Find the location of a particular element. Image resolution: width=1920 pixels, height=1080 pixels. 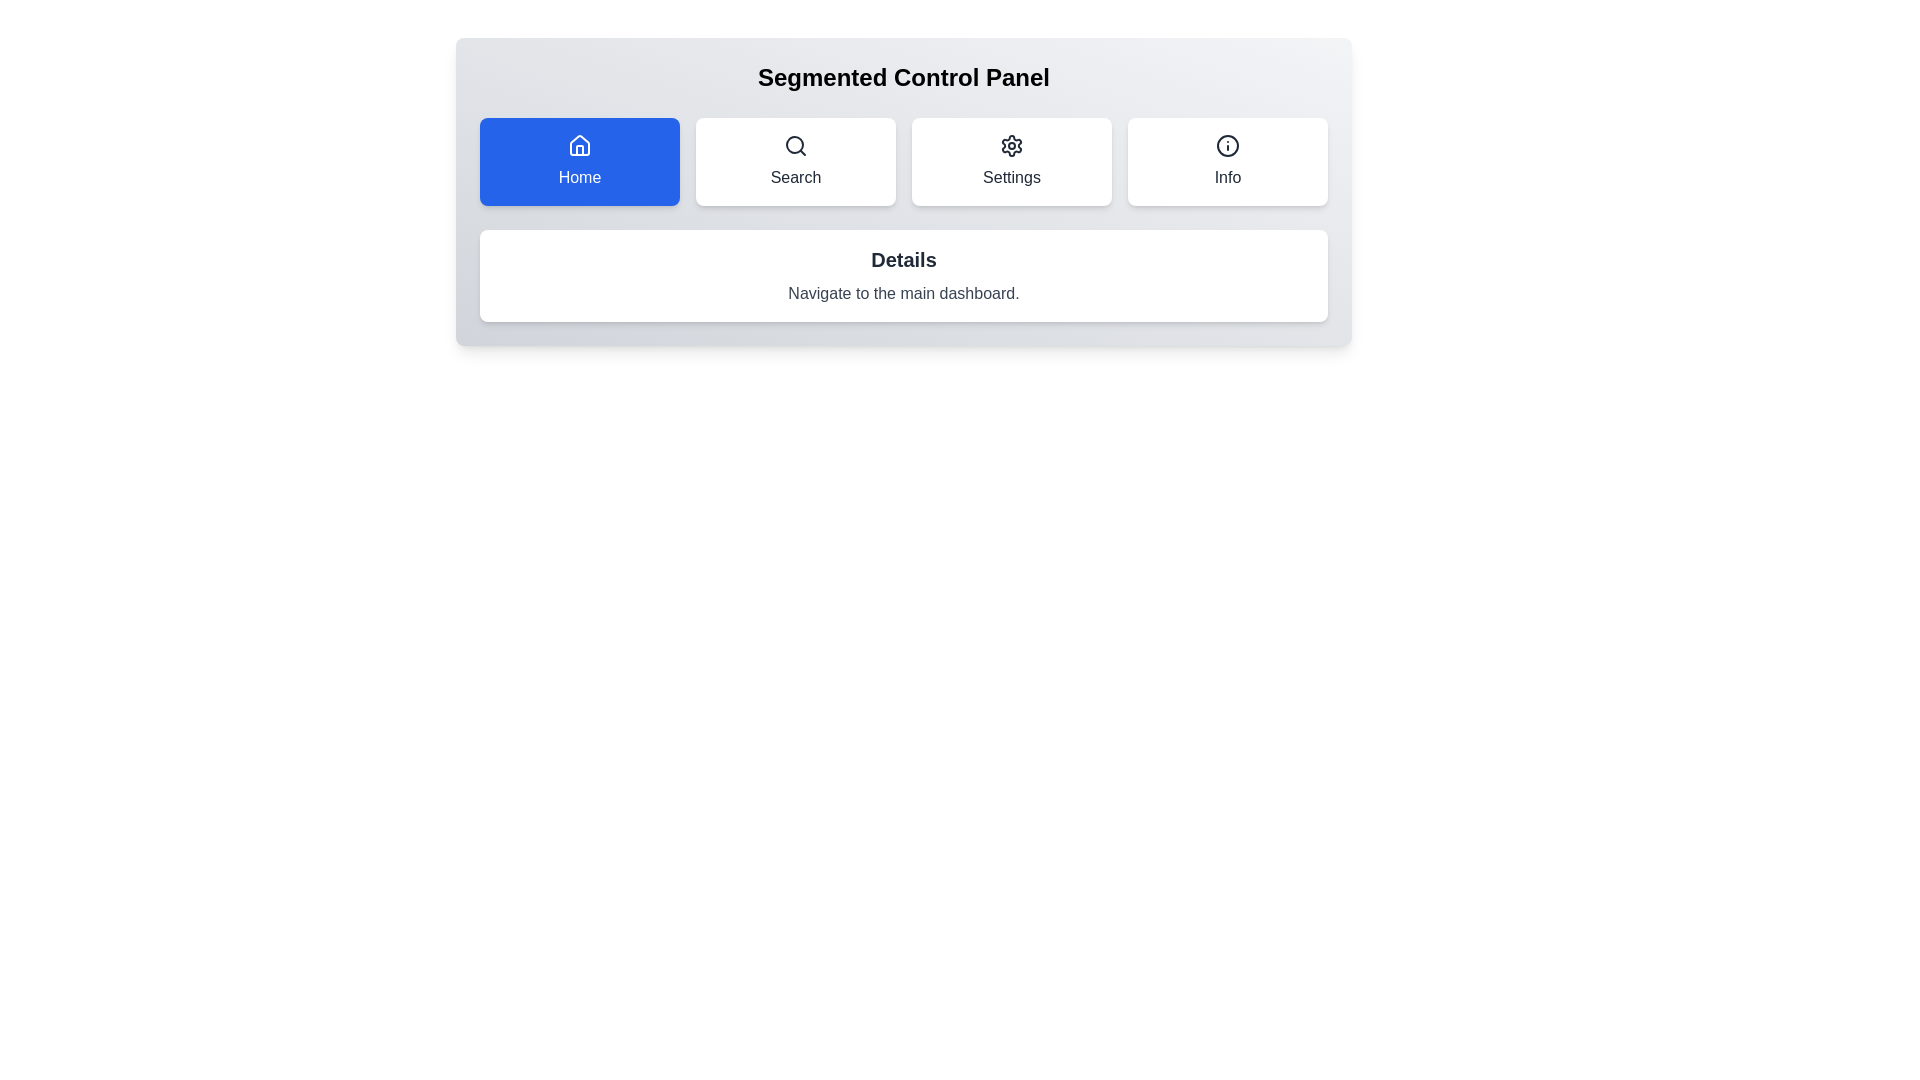

the 'Home' navigation button located at the top of the segmented control panel for keyboard navigation is located at coordinates (579, 161).